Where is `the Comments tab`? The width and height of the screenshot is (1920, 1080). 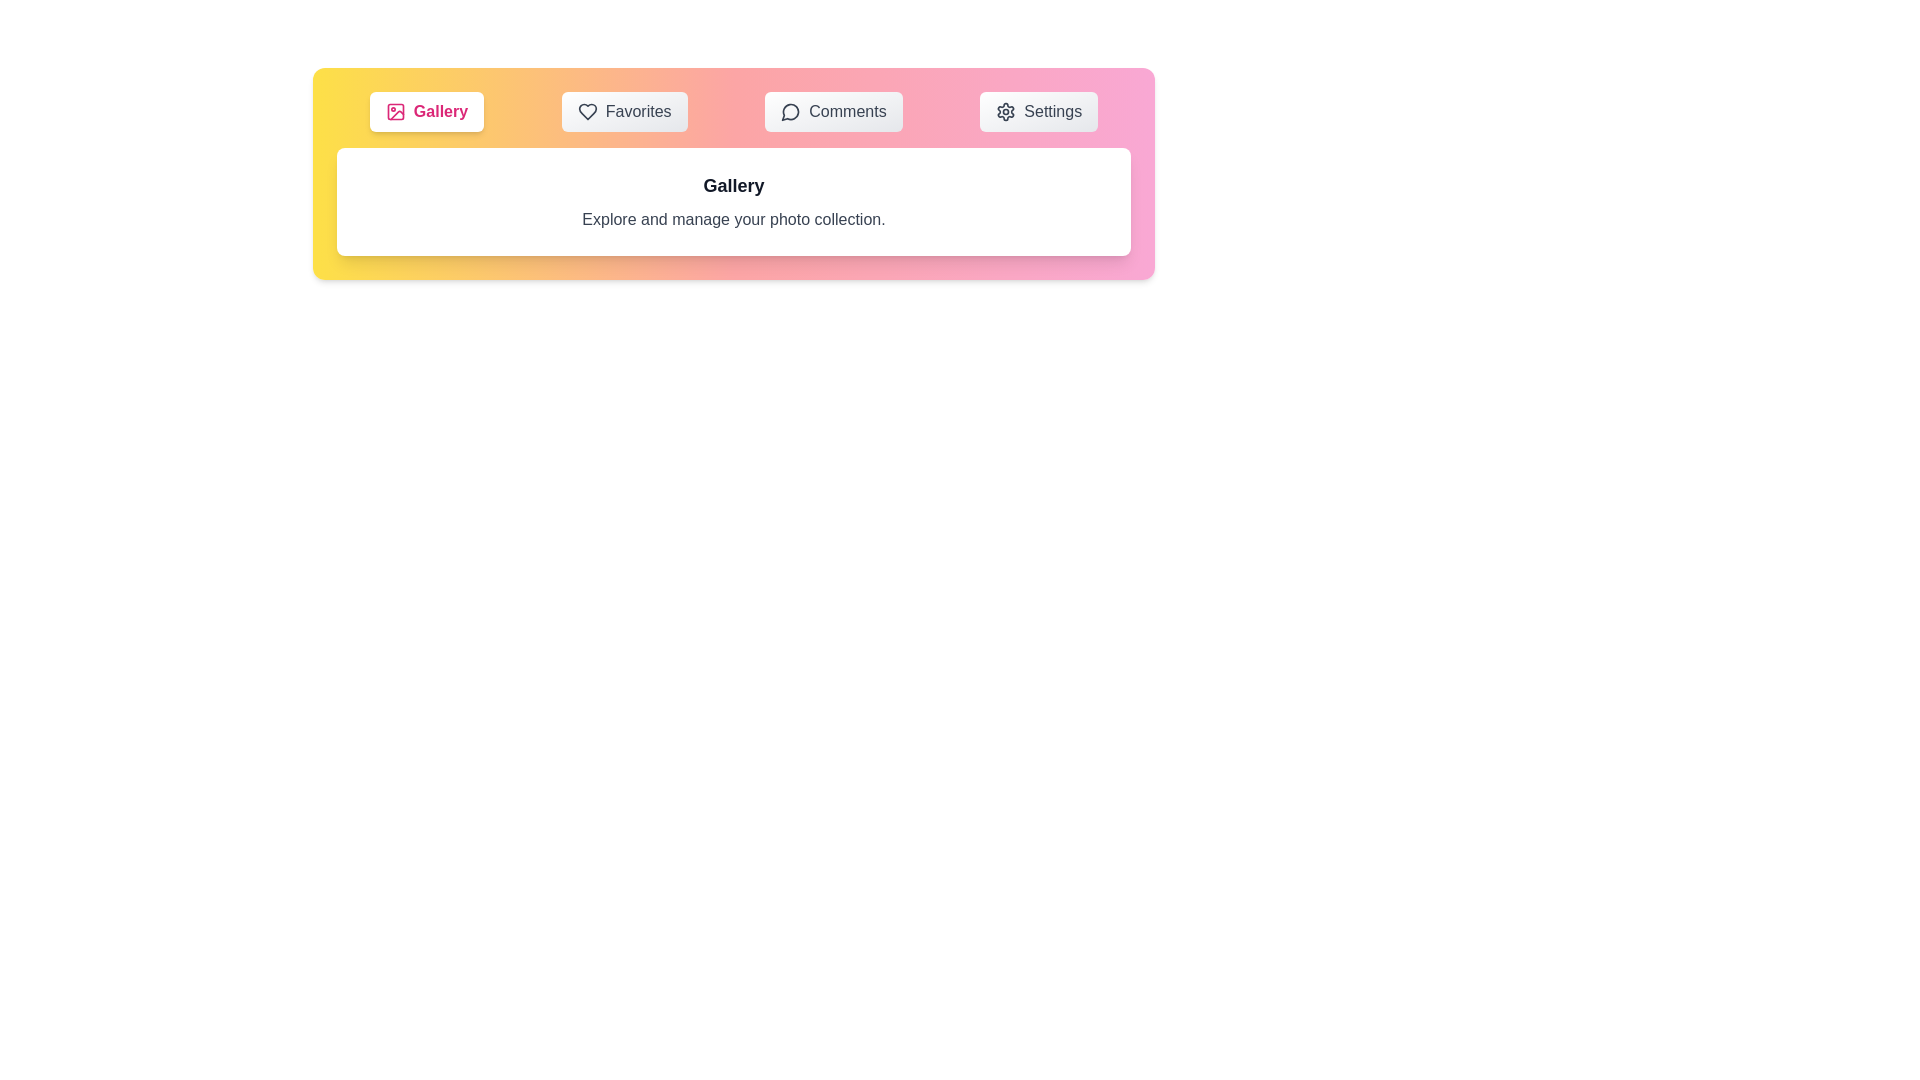
the Comments tab is located at coordinates (834, 111).